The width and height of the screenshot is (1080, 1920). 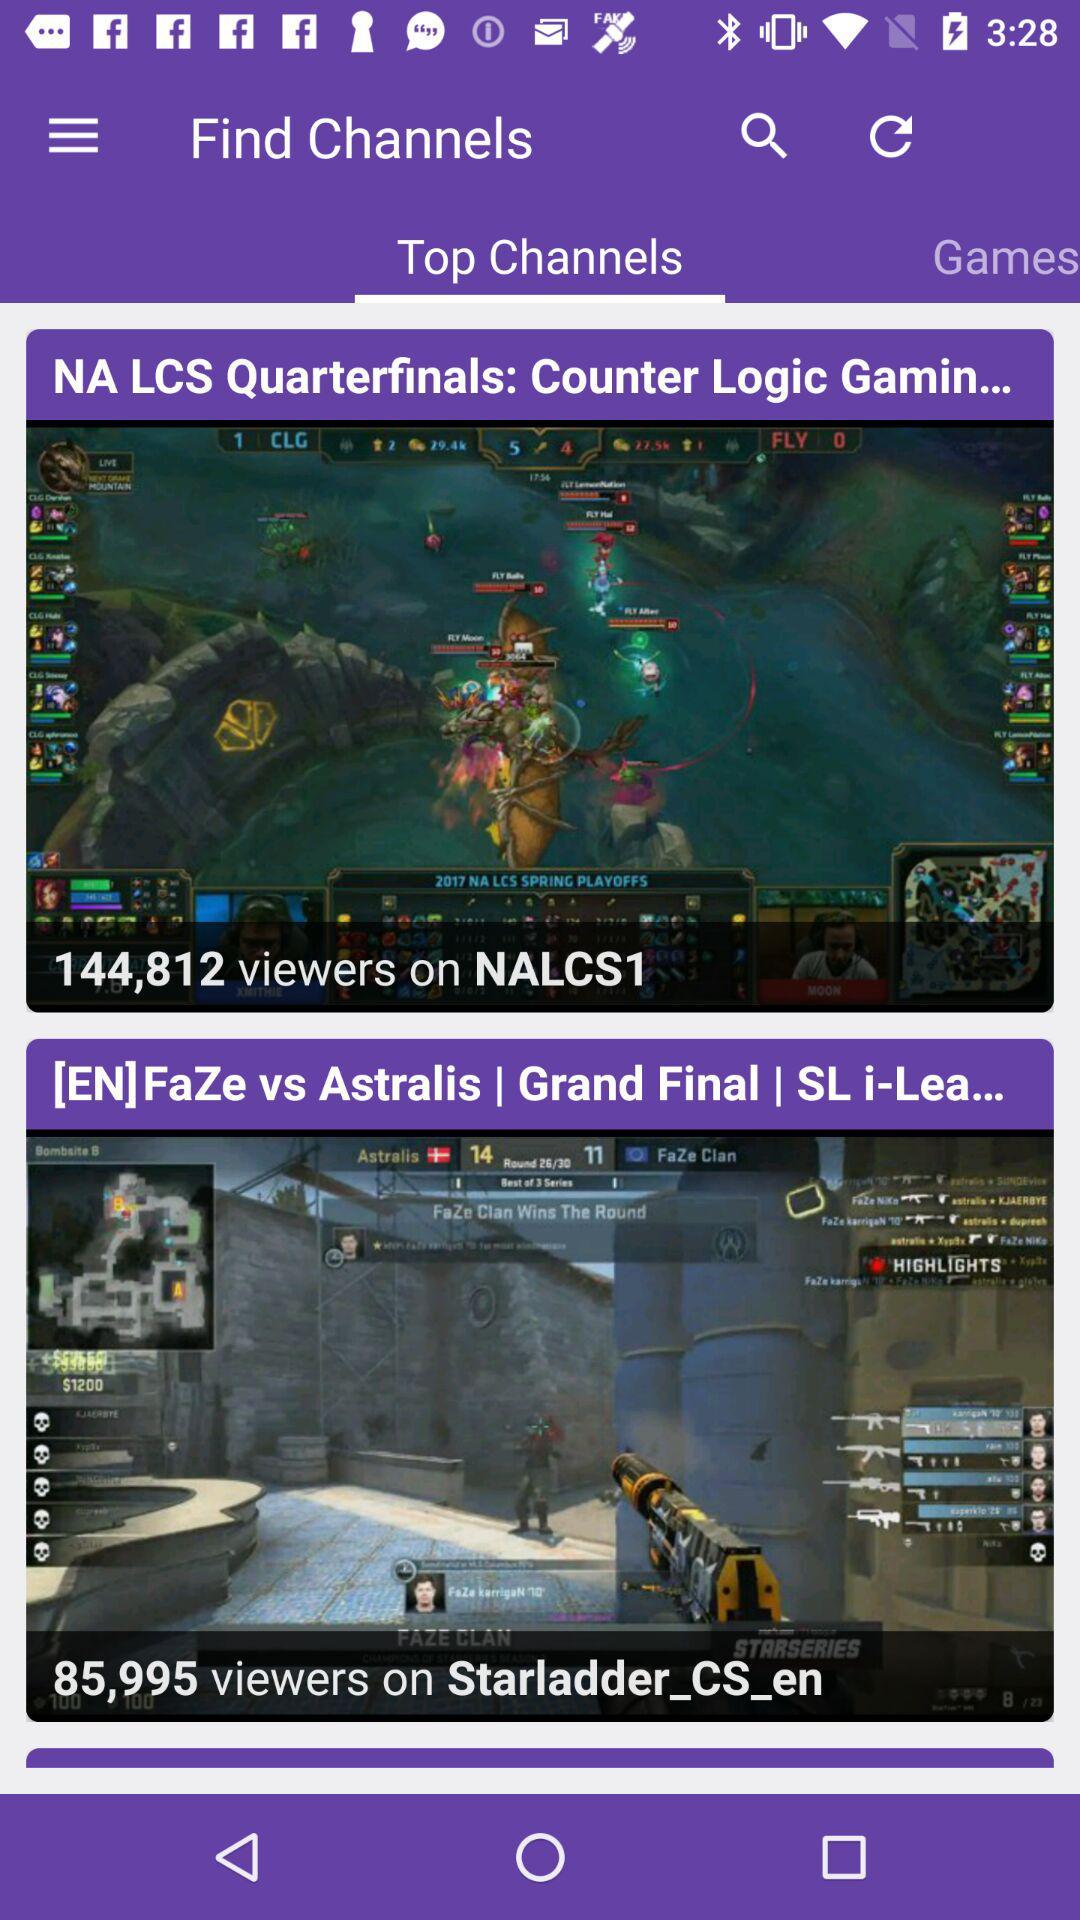 I want to click on the item above the games app, so click(x=1017, y=135).